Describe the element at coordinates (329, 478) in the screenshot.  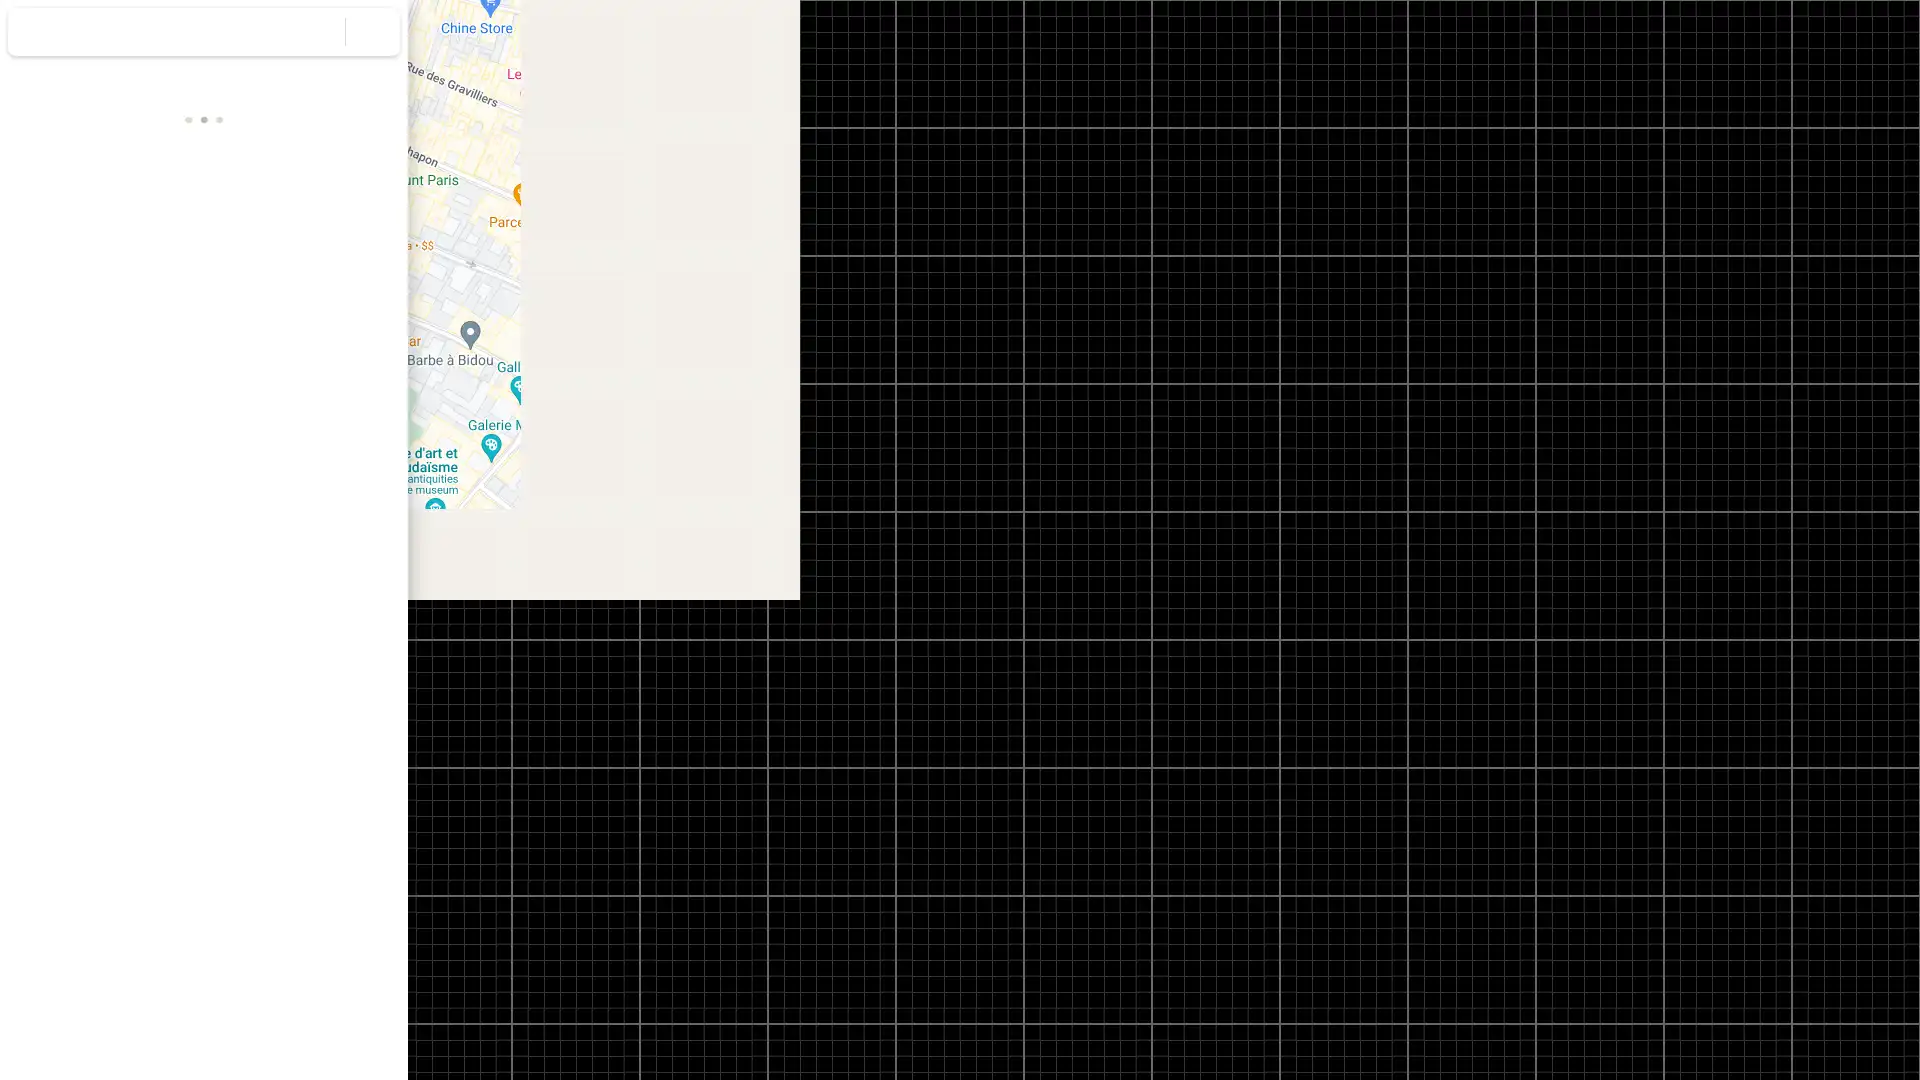
I see `Copy plus code` at that location.